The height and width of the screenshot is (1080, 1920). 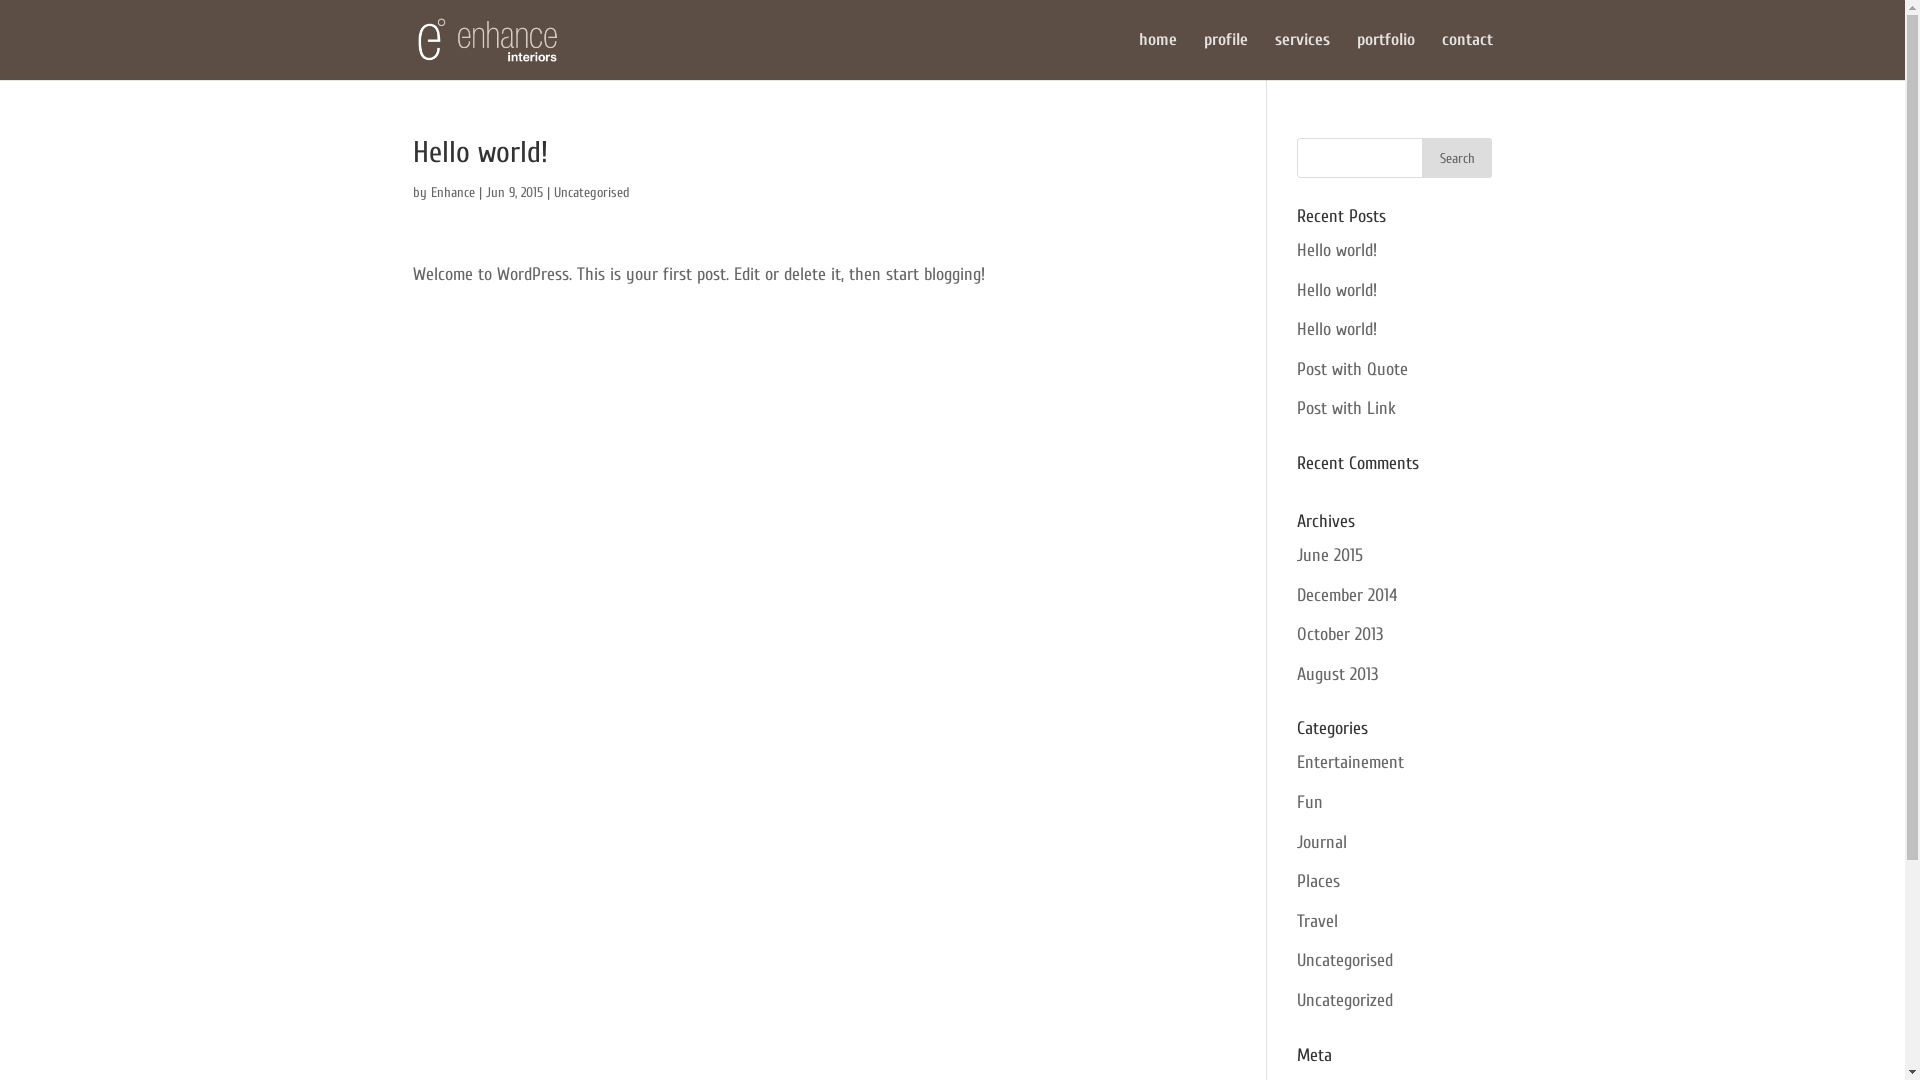 I want to click on 'Places', so click(x=1318, y=880).